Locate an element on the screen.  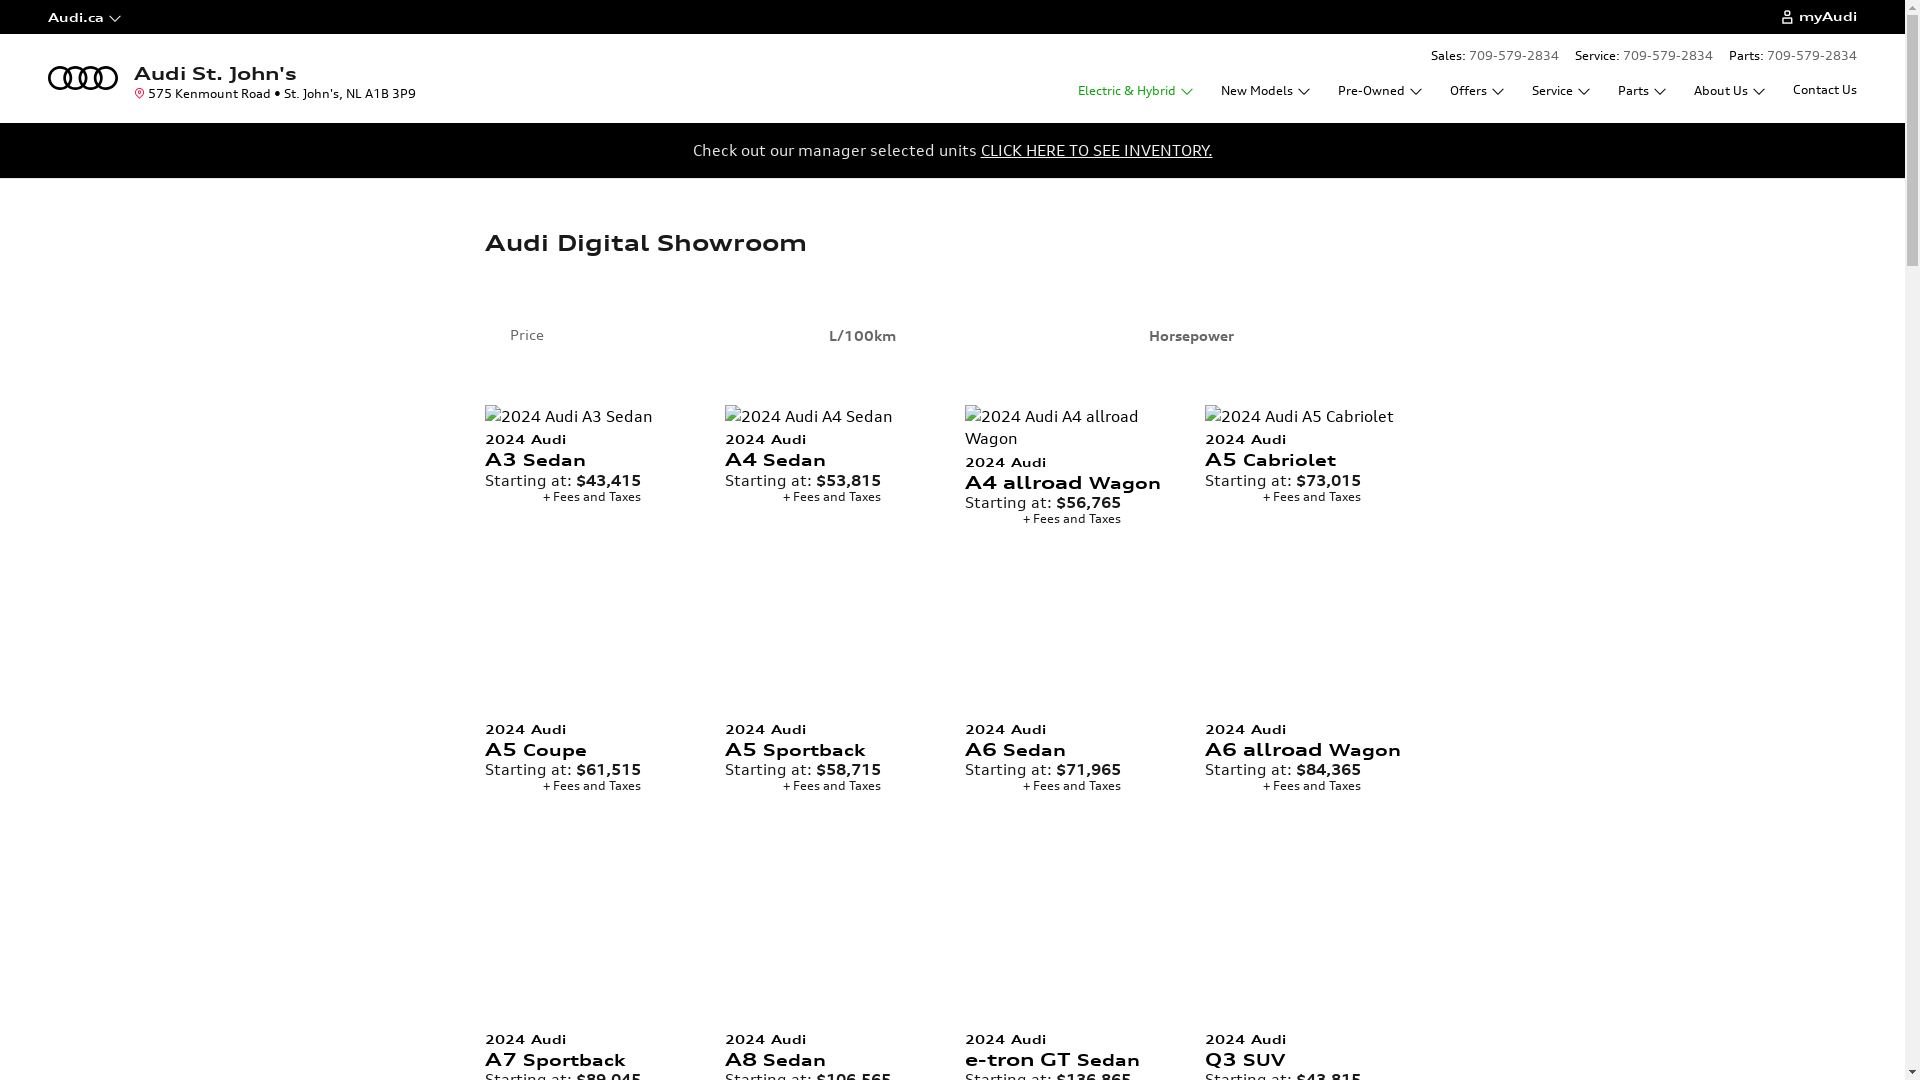
'2024 Audi A5 Coupe' is located at coordinates (581, 737).